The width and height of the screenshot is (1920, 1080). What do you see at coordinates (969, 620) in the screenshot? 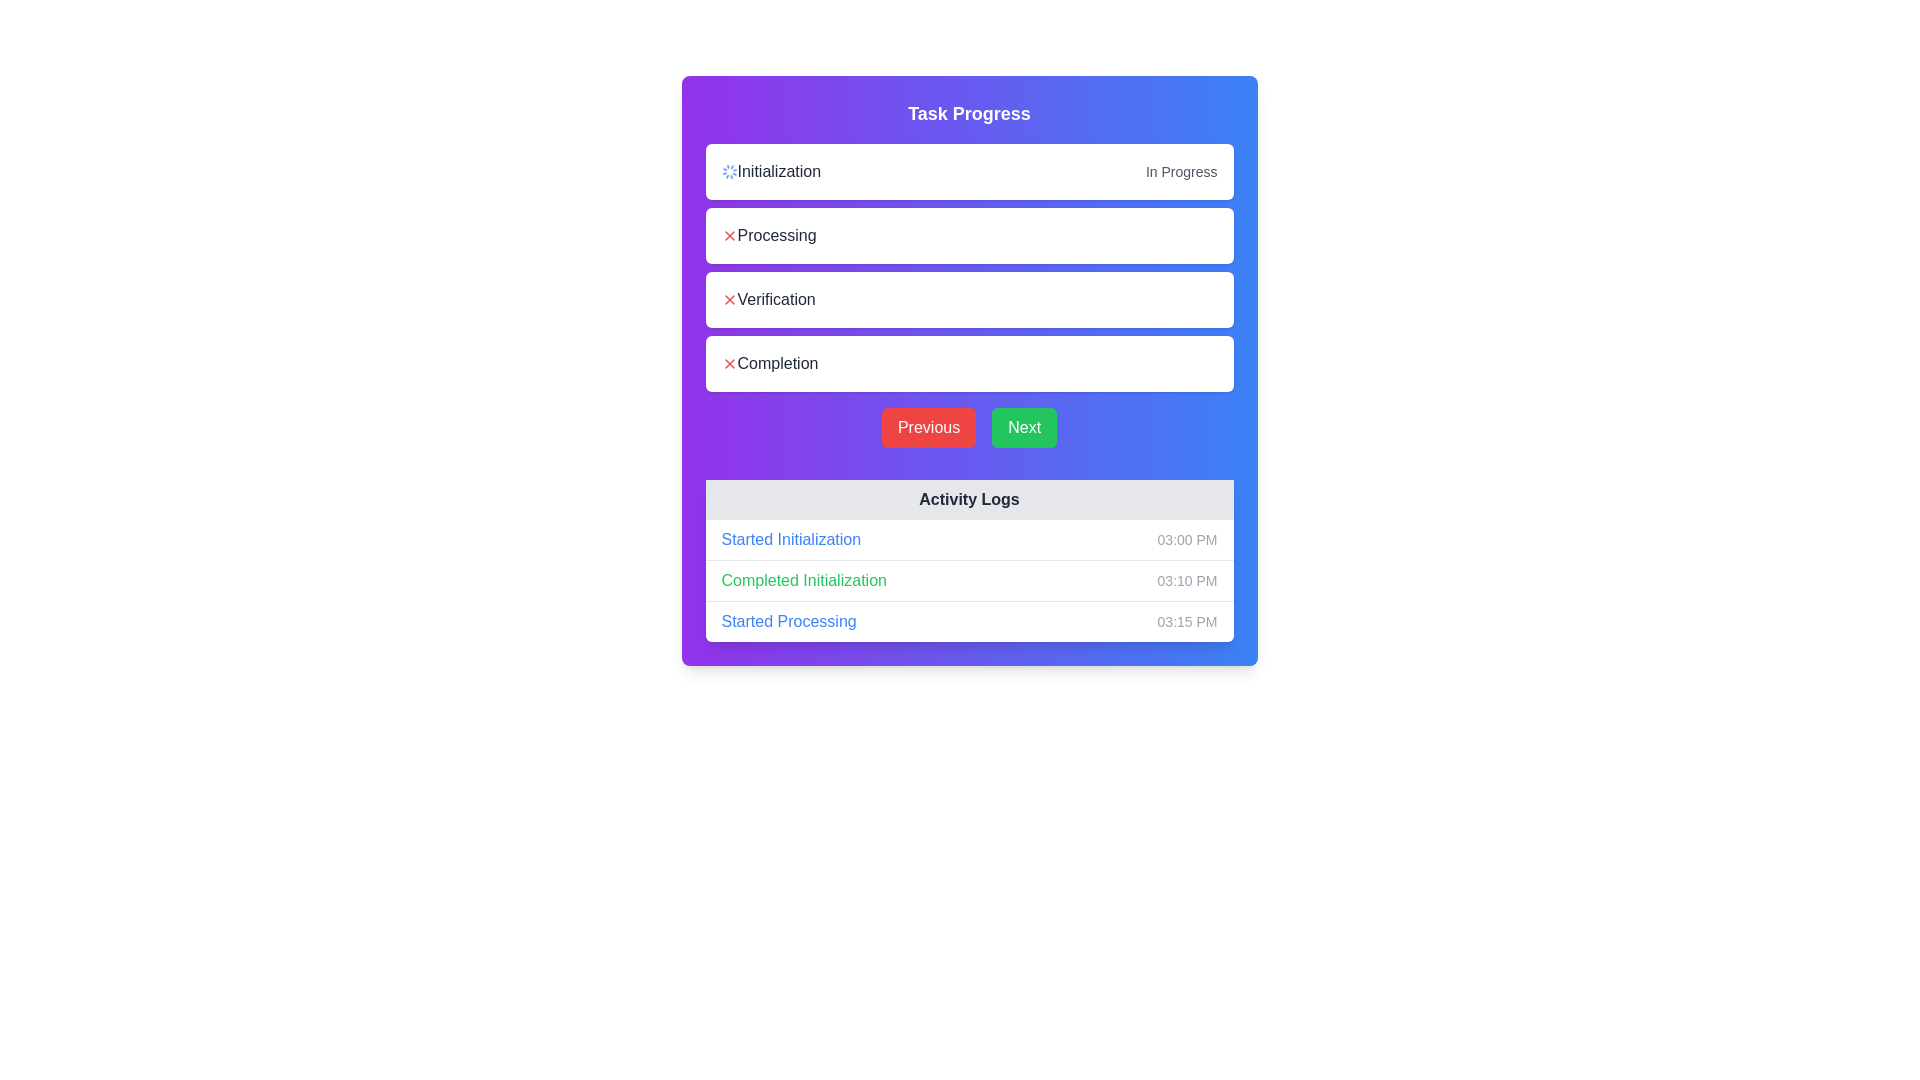
I see `the third row of the activity logs displaying the log entry for the start of a processing stage, which includes a timestamp` at bounding box center [969, 620].